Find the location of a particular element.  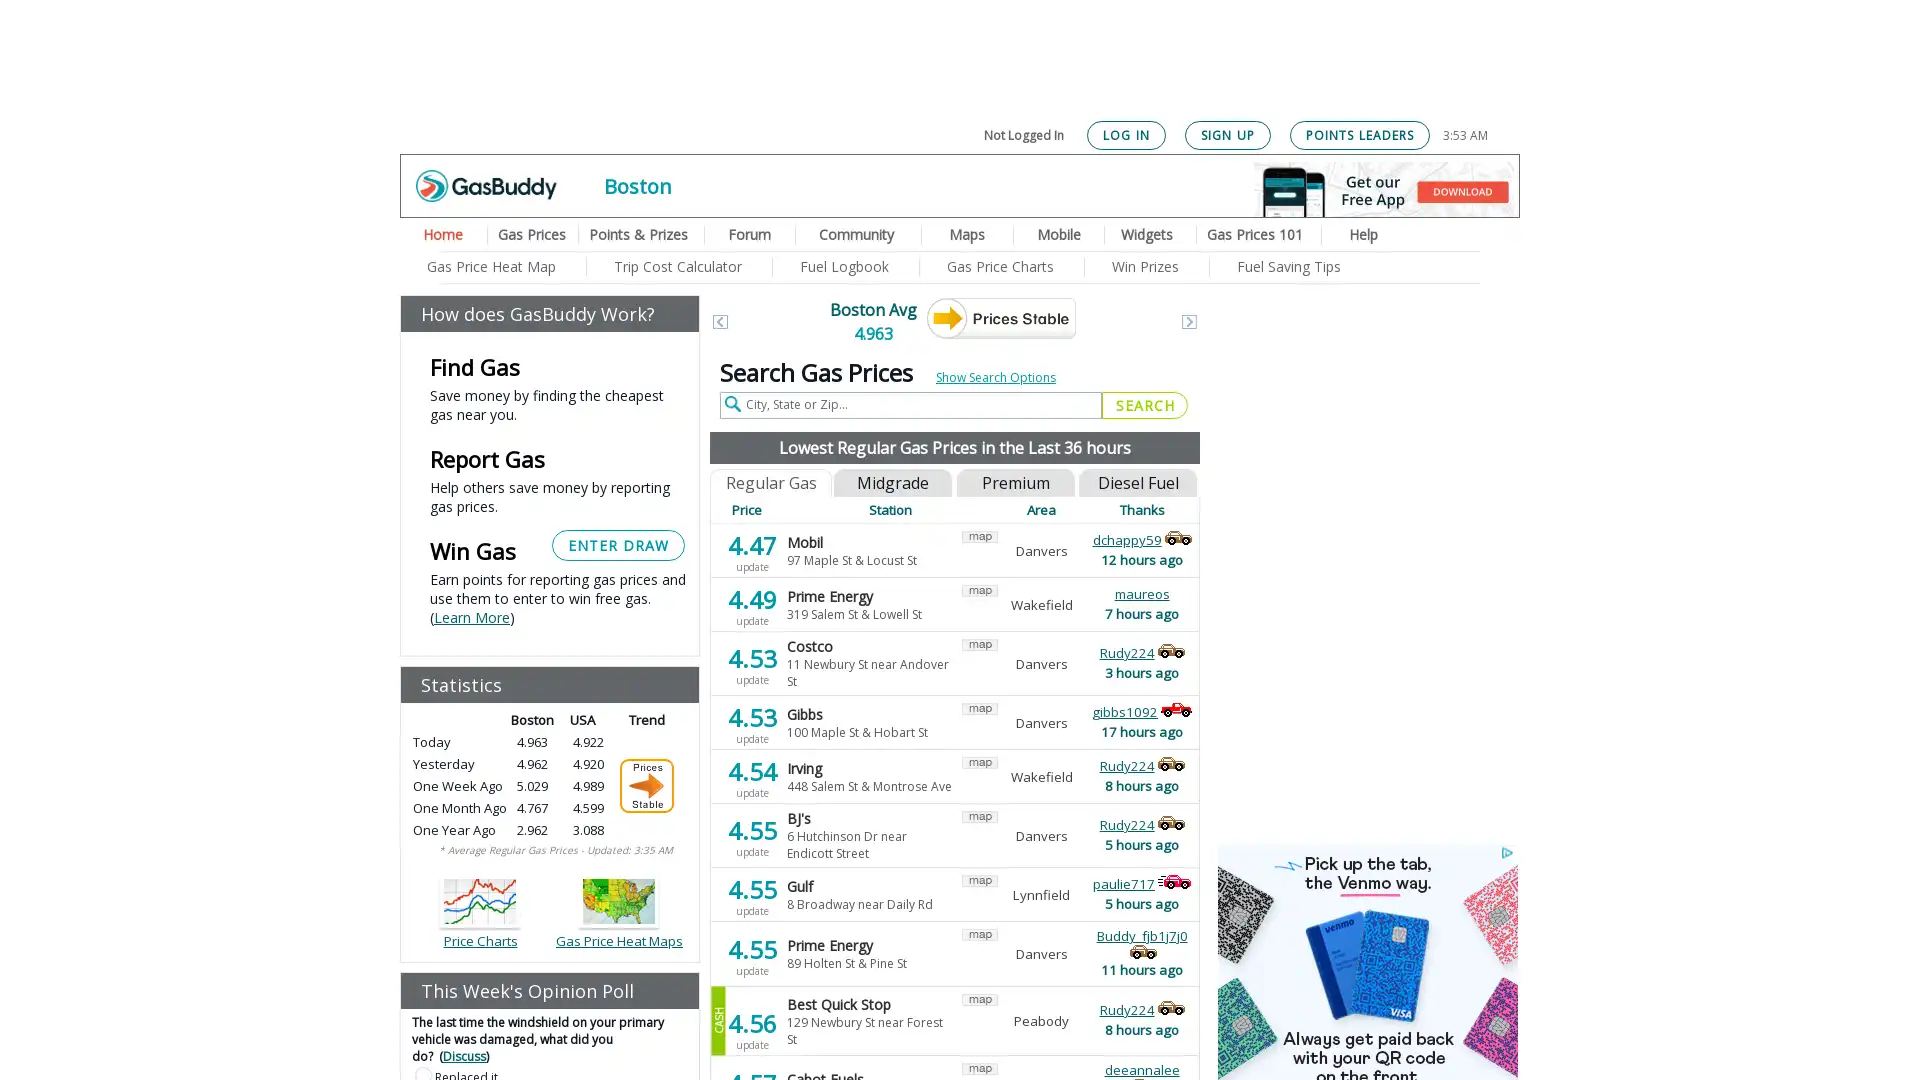

Search is located at coordinates (1145, 405).